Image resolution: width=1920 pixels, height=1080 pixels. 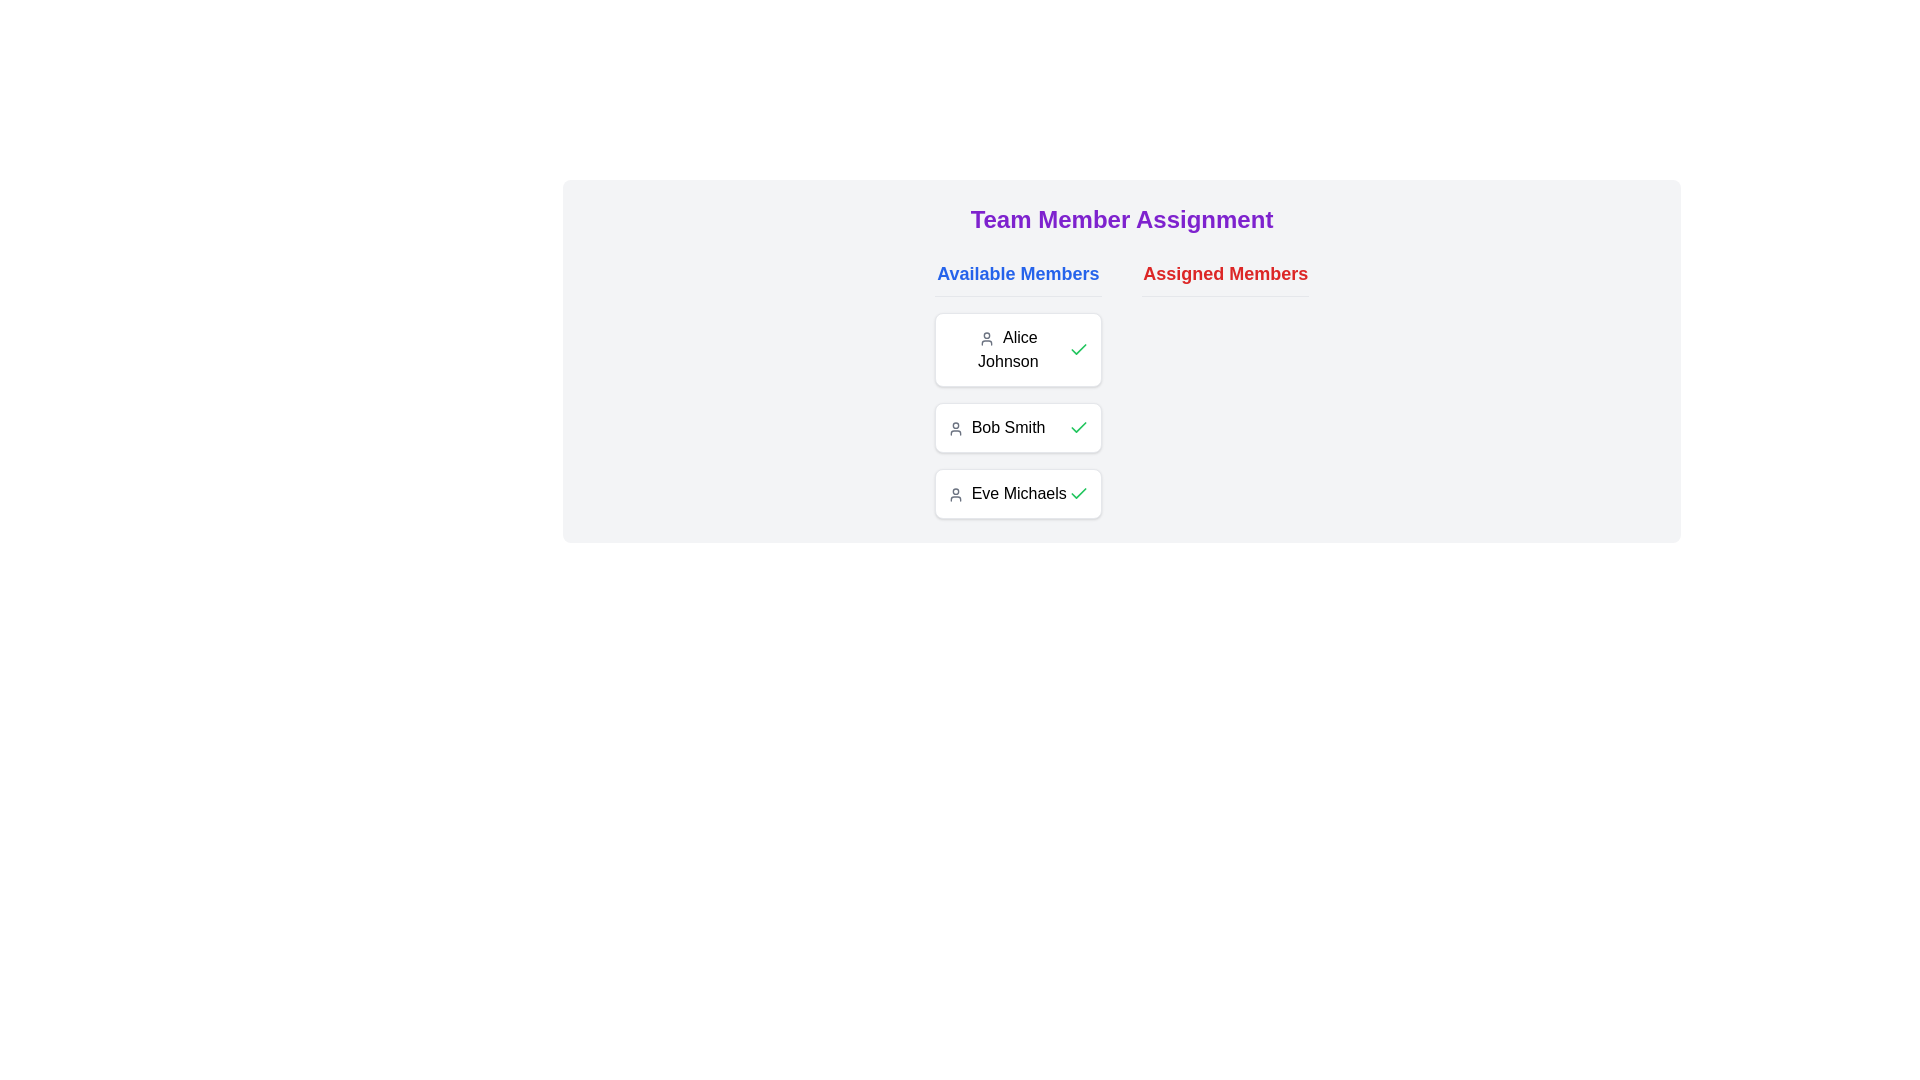 I want to click on the 'Assigned Members' section which has a bold red header, located to the right of the 'Available Members' section, so click(x=1224, y=389).